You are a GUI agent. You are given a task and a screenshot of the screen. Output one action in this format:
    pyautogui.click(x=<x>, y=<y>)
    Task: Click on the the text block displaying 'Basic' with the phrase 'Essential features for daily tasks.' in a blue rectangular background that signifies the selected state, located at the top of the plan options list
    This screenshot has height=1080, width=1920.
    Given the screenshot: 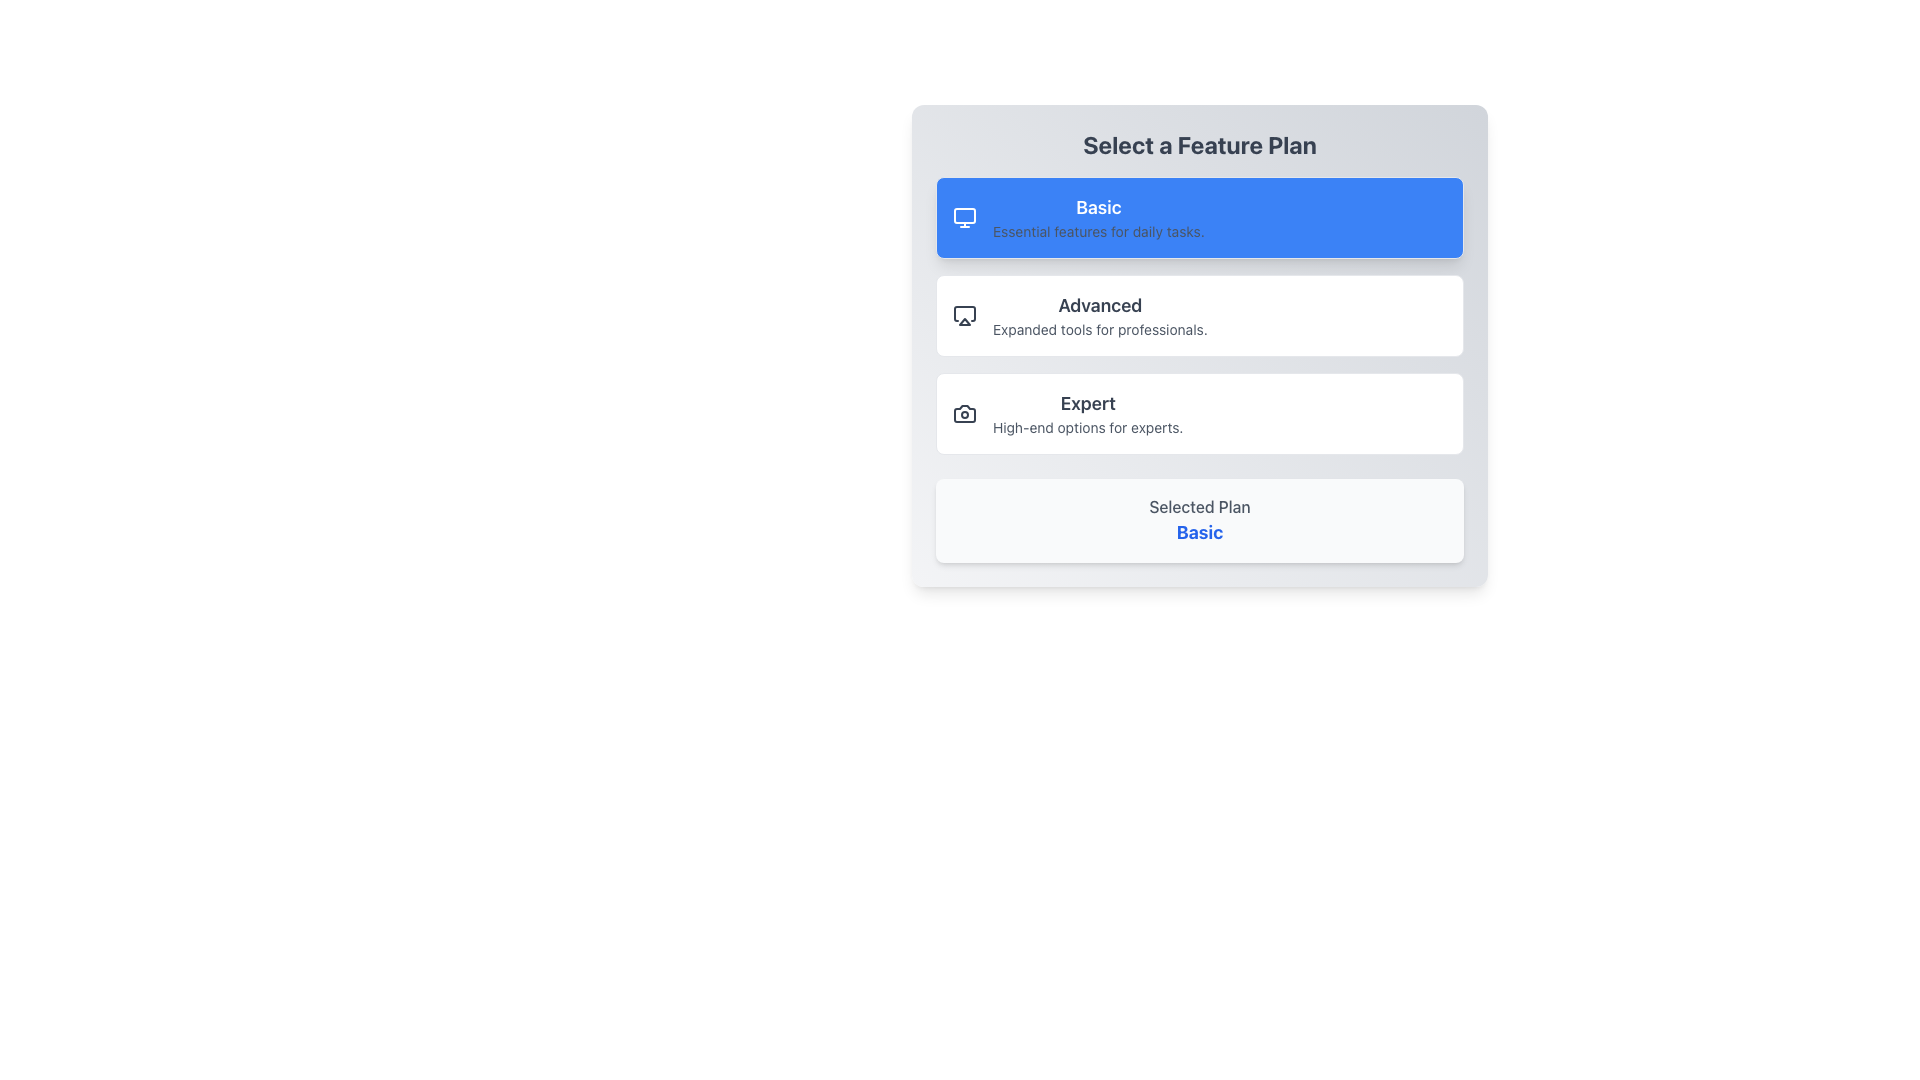 What is the action you would take?
    pyautogui.click(x=1097, y=218)
    